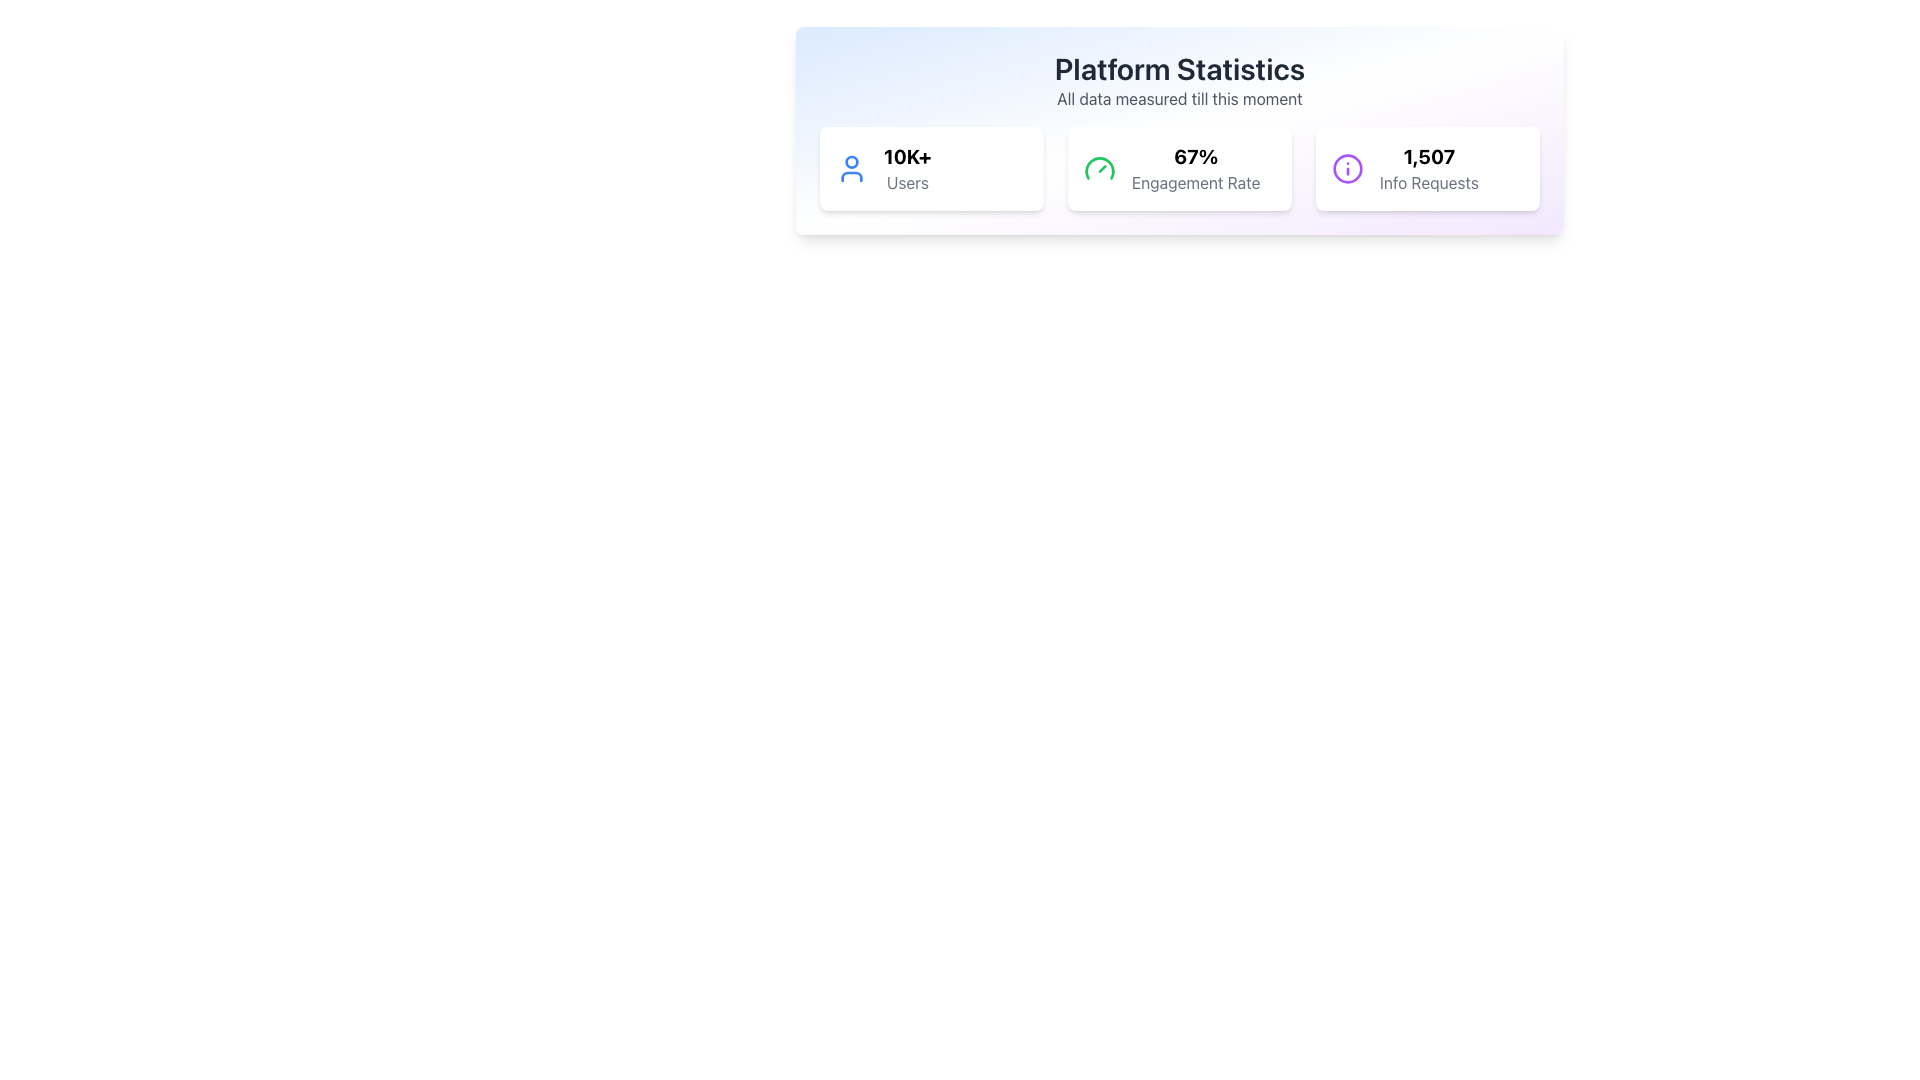  What do you see at coordinates (1180, 68) in the screenshot?
I see `the main heading text for the statistics section, which indicates platform-related metrics` at bounding box center [1180, 68].